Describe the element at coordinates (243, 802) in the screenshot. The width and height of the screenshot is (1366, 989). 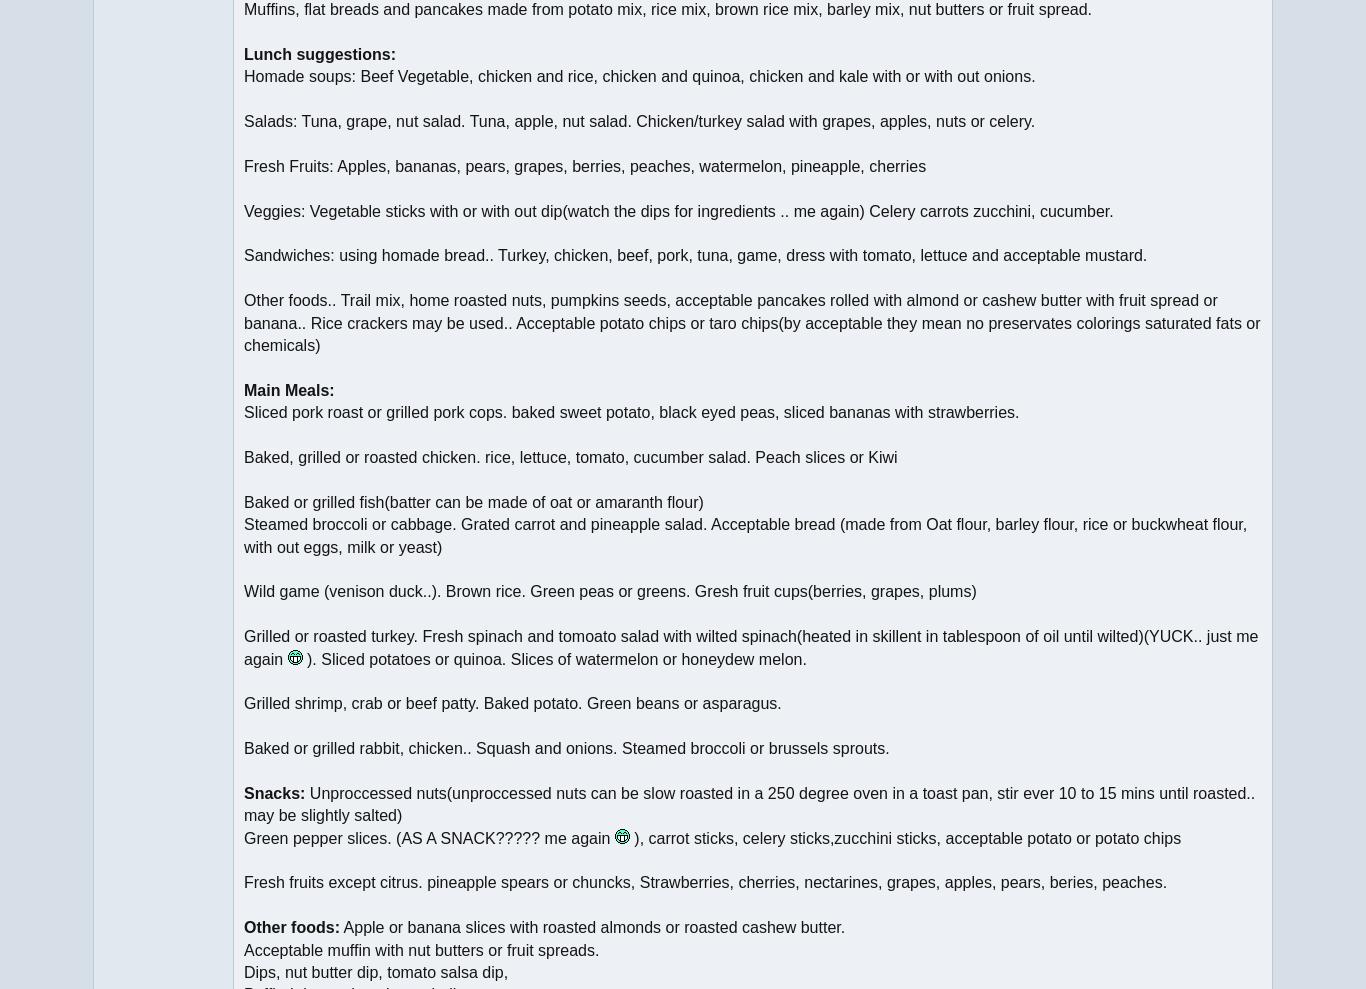
I see `'Unproccessed nuts(unproccessed nuts can be slow roasted in a 250 degree oven in a toast pan, stir ever 10 to 15 mins until roasted.. may be slightly salted)'` at that location.